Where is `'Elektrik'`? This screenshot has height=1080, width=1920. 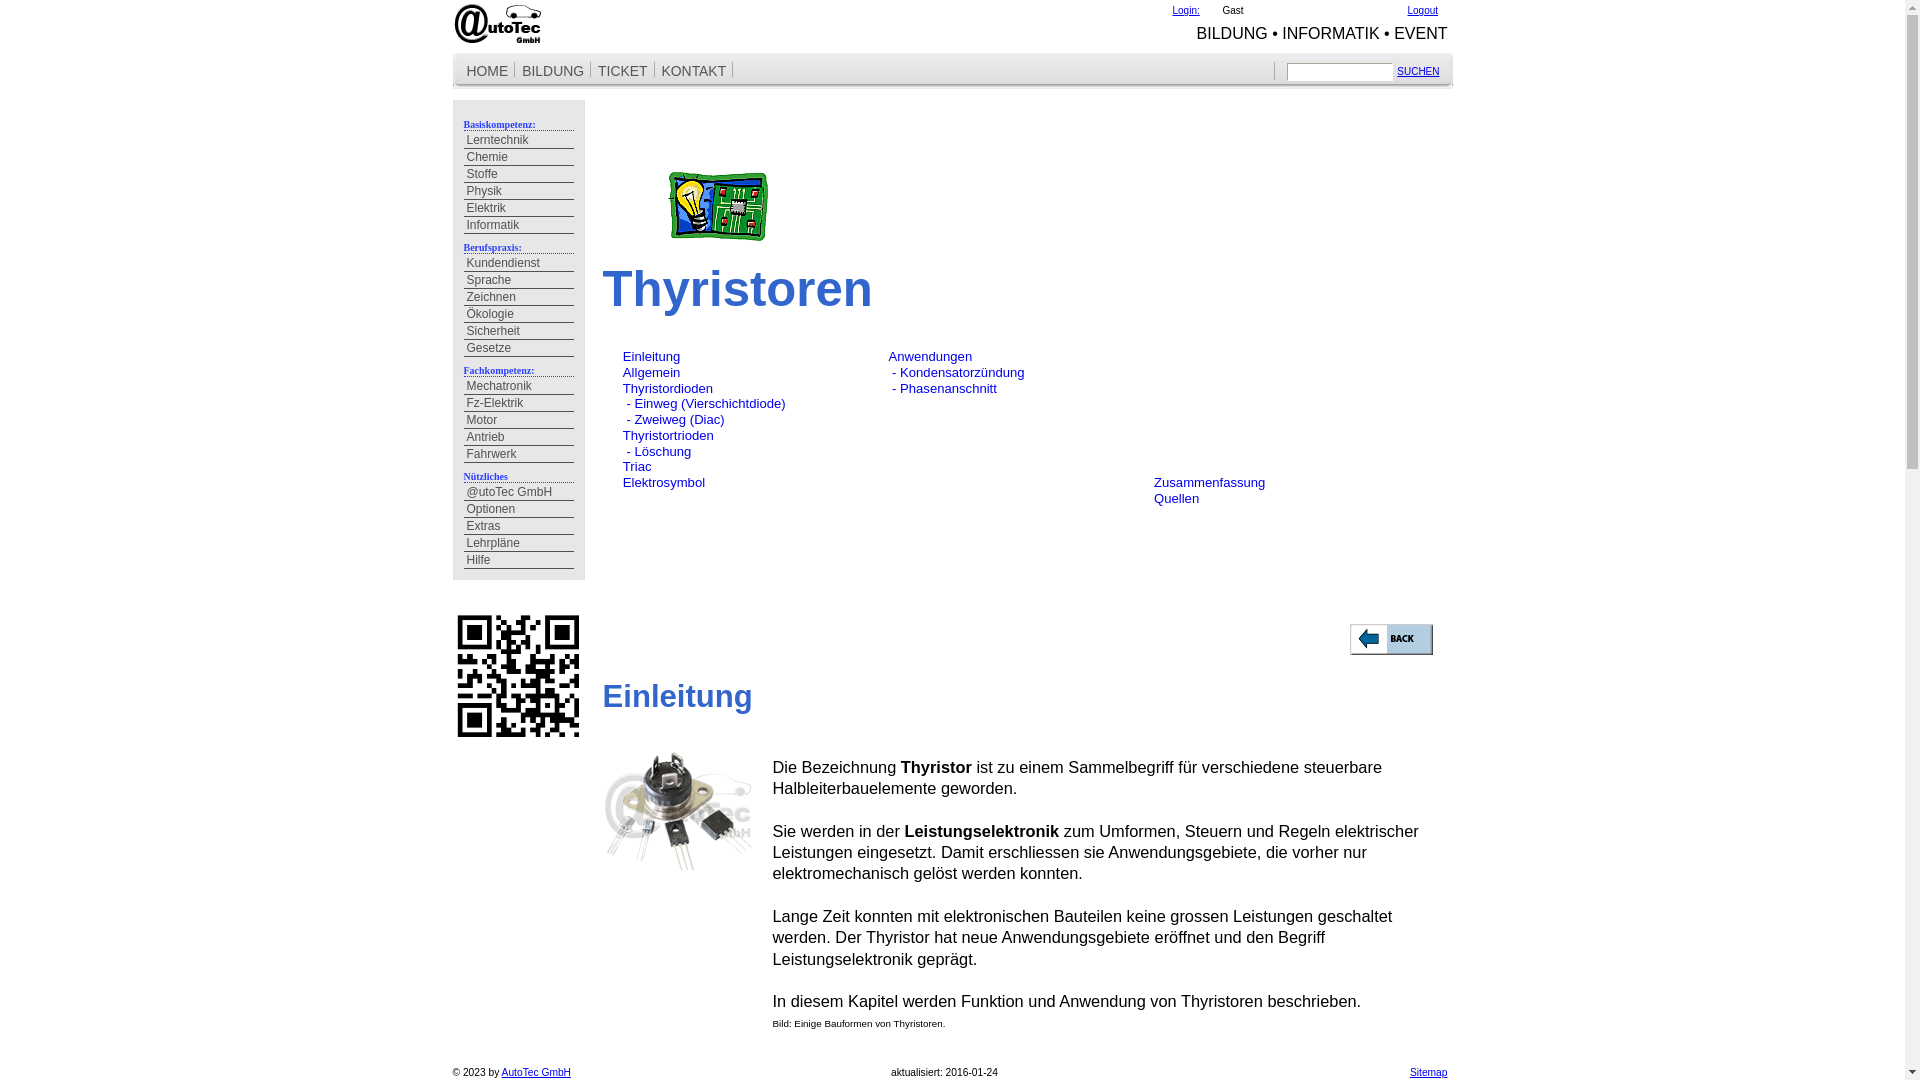 'Elektrik' is located at coordinates (518, 208).